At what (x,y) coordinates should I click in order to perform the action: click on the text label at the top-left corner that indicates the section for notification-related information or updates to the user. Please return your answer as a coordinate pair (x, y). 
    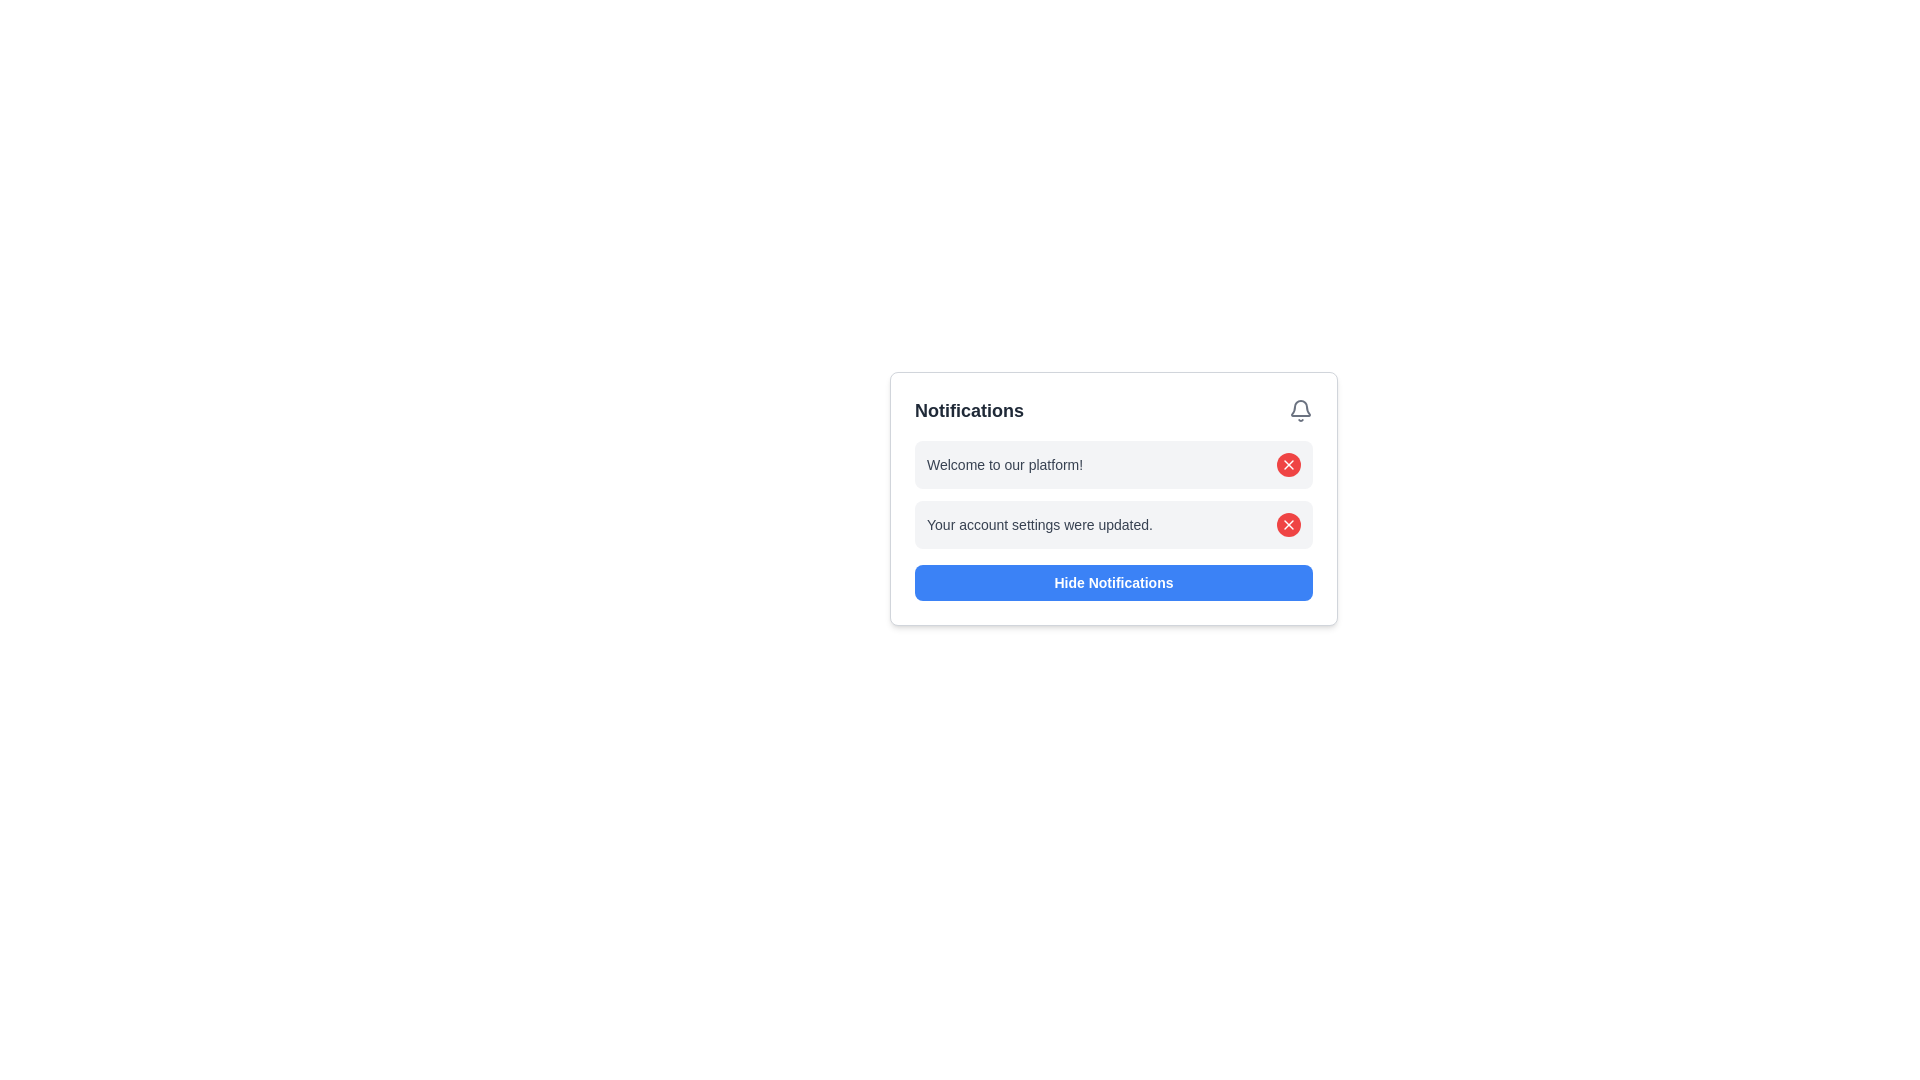
    Looking at the image, I should click on (969, 410).